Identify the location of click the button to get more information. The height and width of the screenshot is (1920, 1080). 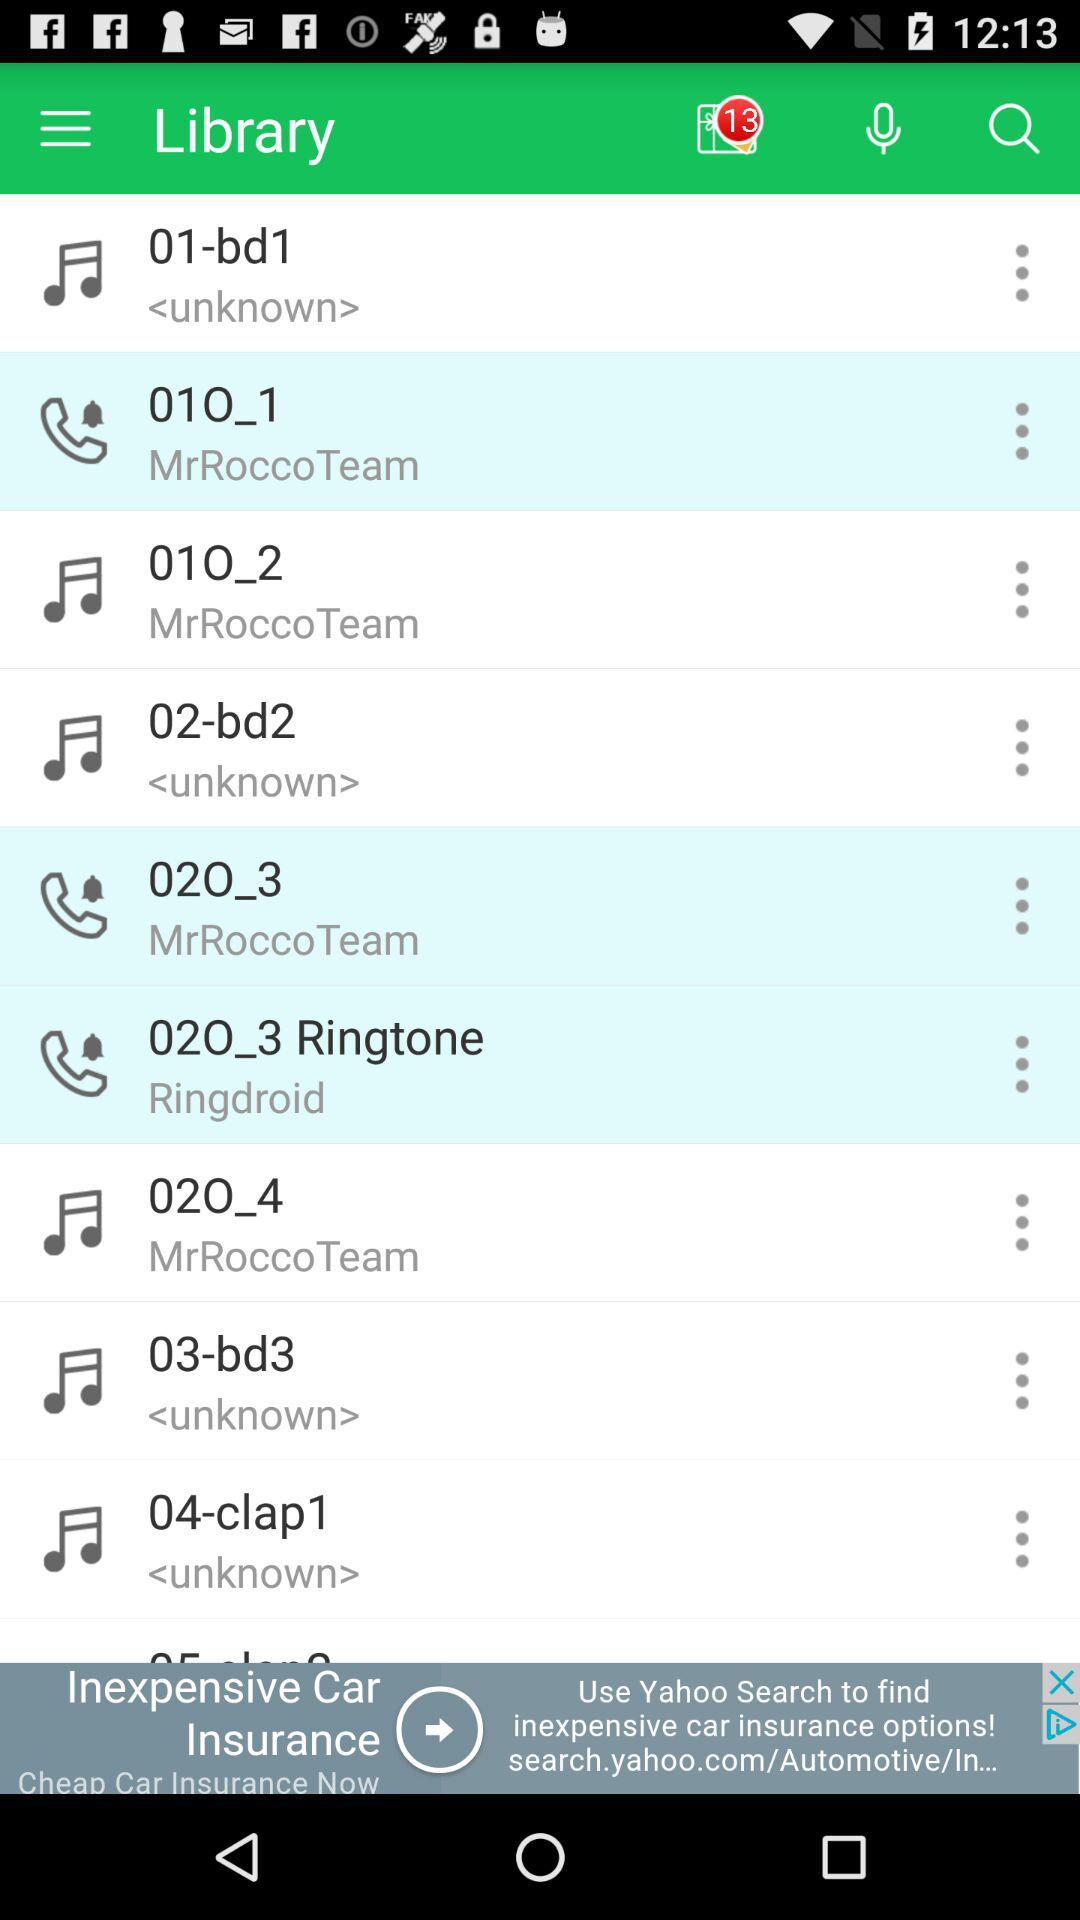
(1022, 1063).